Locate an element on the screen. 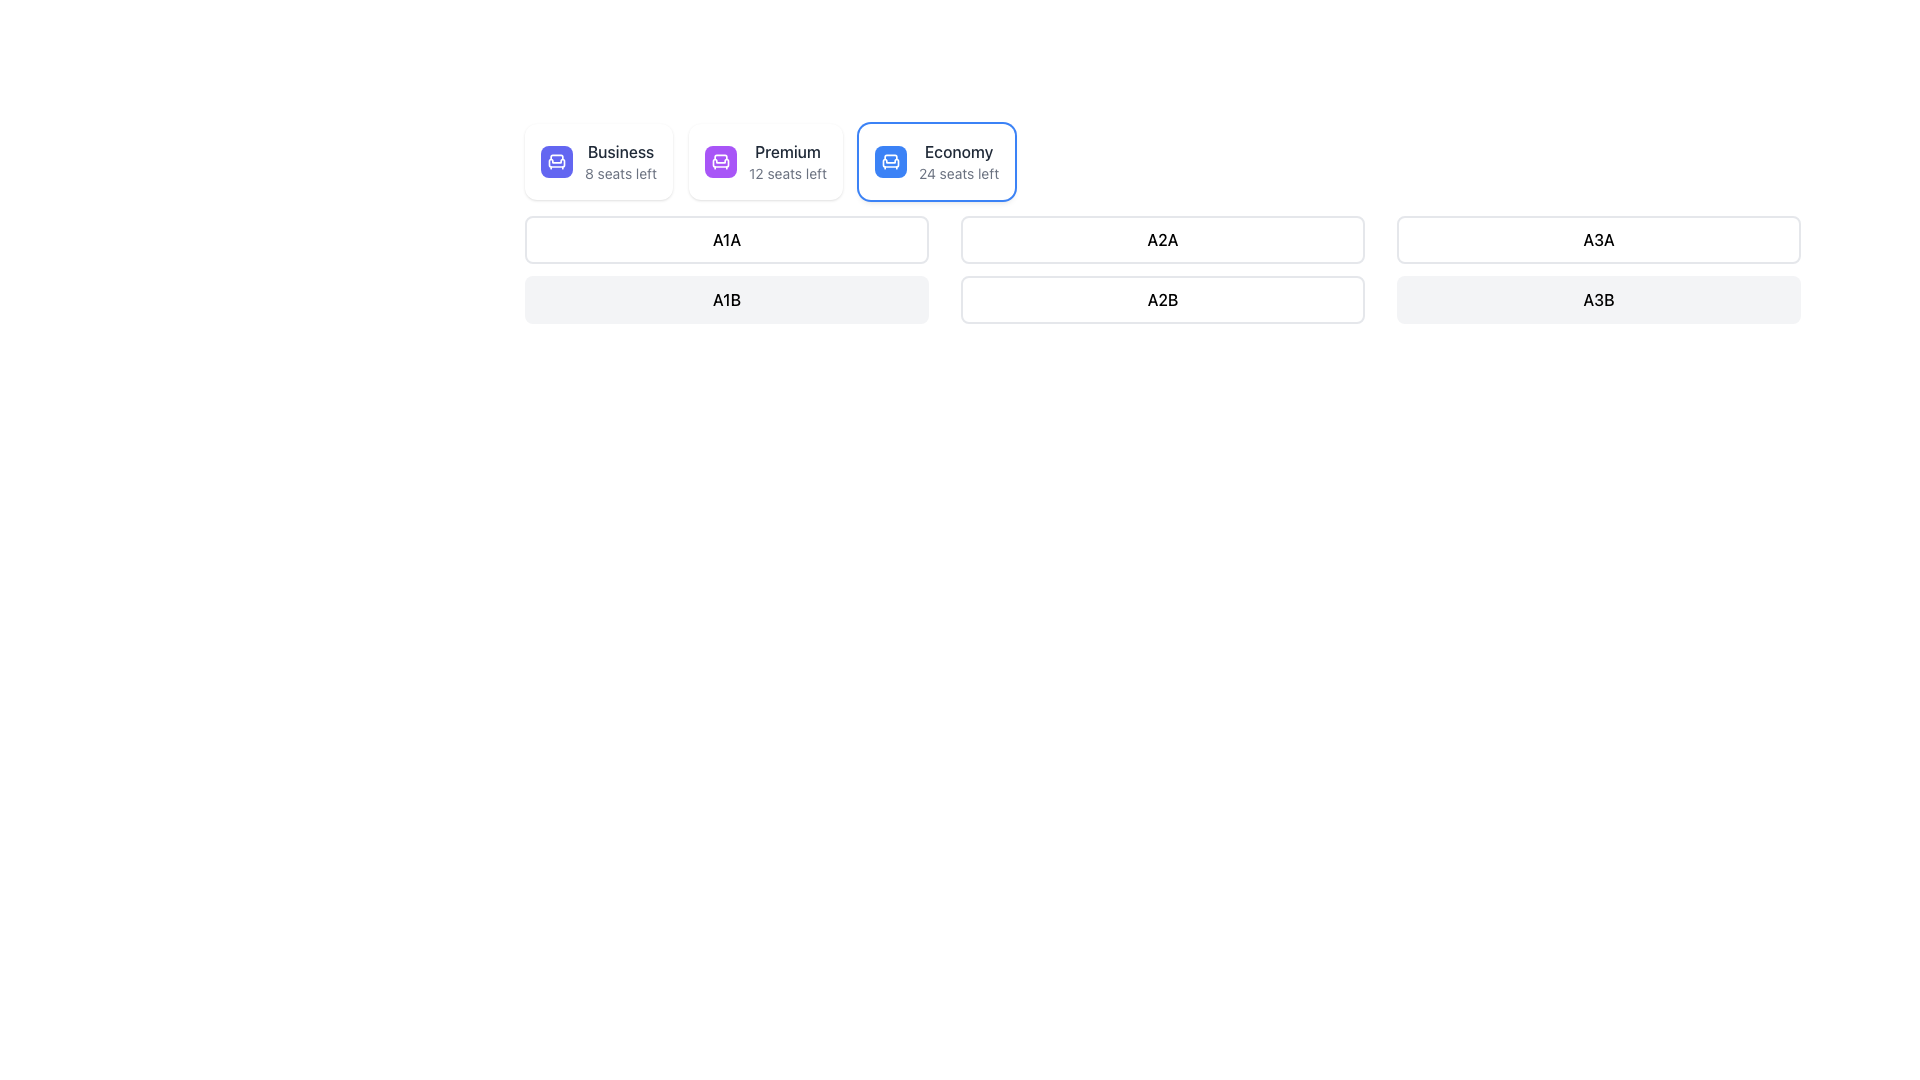  the button labeled 'A1A', which is the first button in the vertical stack under the 'Economy' section is located at coordinates (725, 238).